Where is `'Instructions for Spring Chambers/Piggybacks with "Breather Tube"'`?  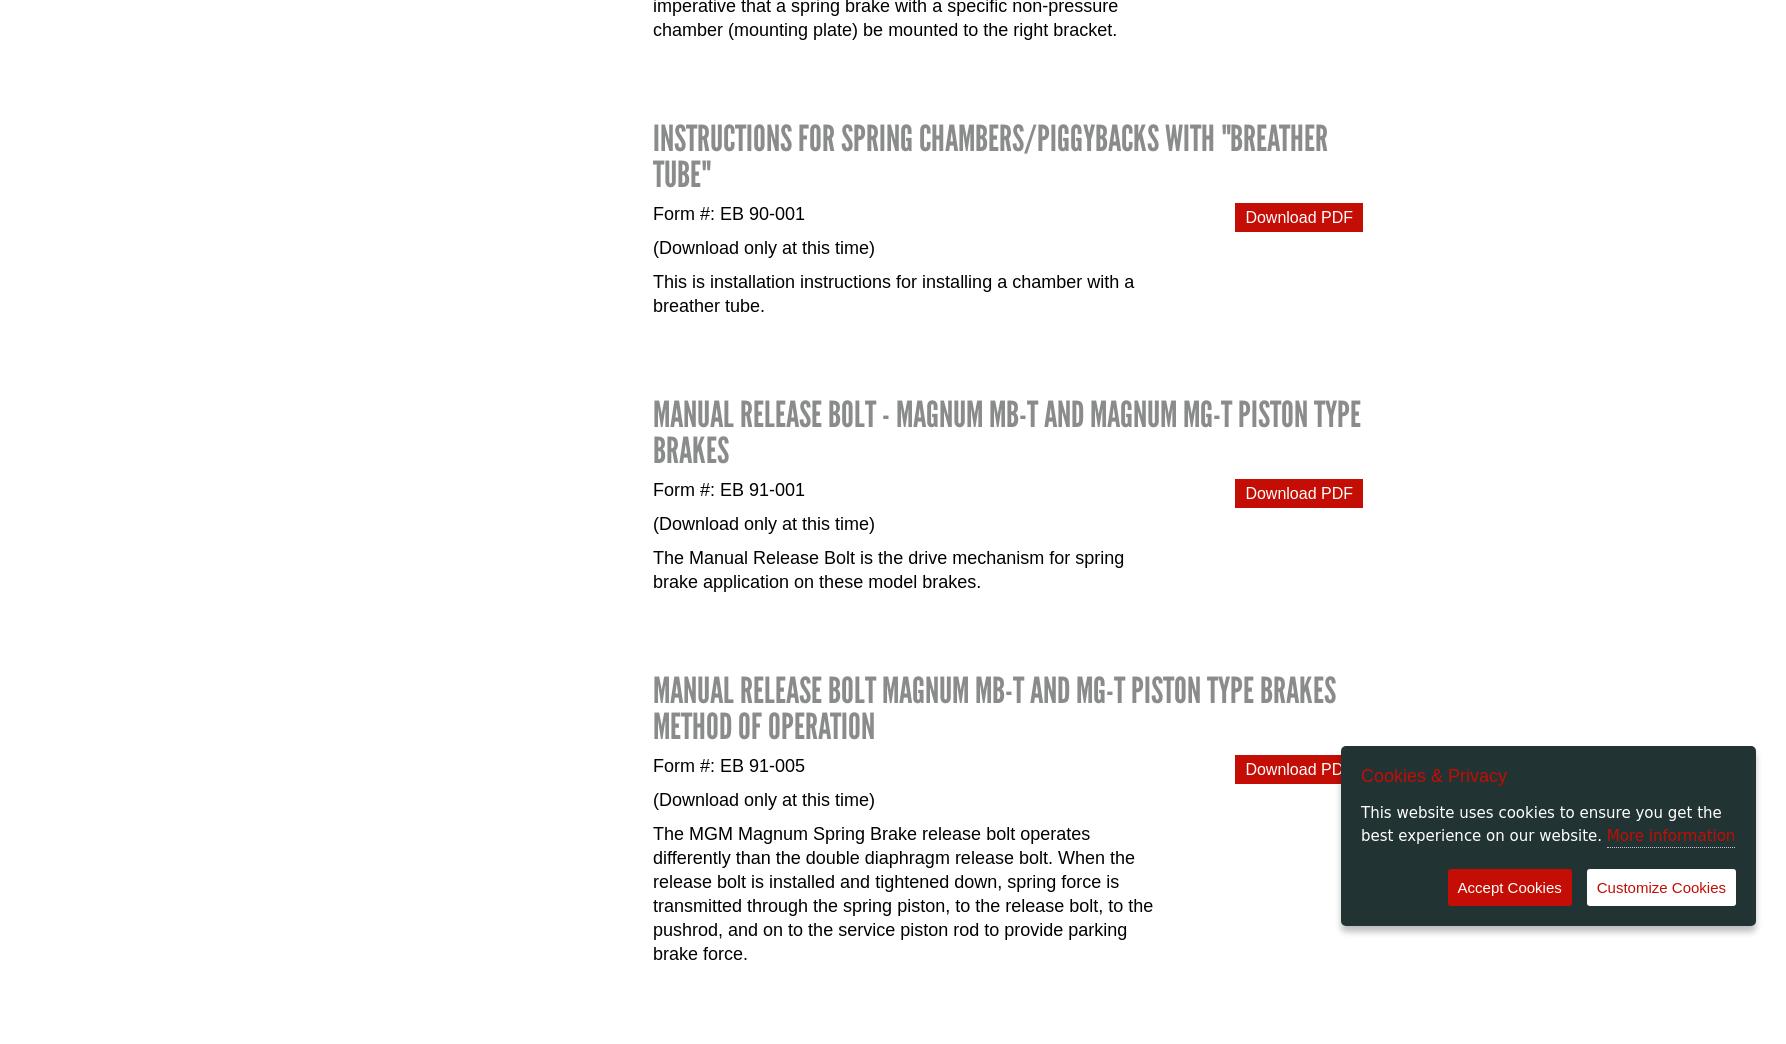
'Instructions for Spring Chambers/Piggybacks with "Breather Tube"' is located at coordinates (990, 155).